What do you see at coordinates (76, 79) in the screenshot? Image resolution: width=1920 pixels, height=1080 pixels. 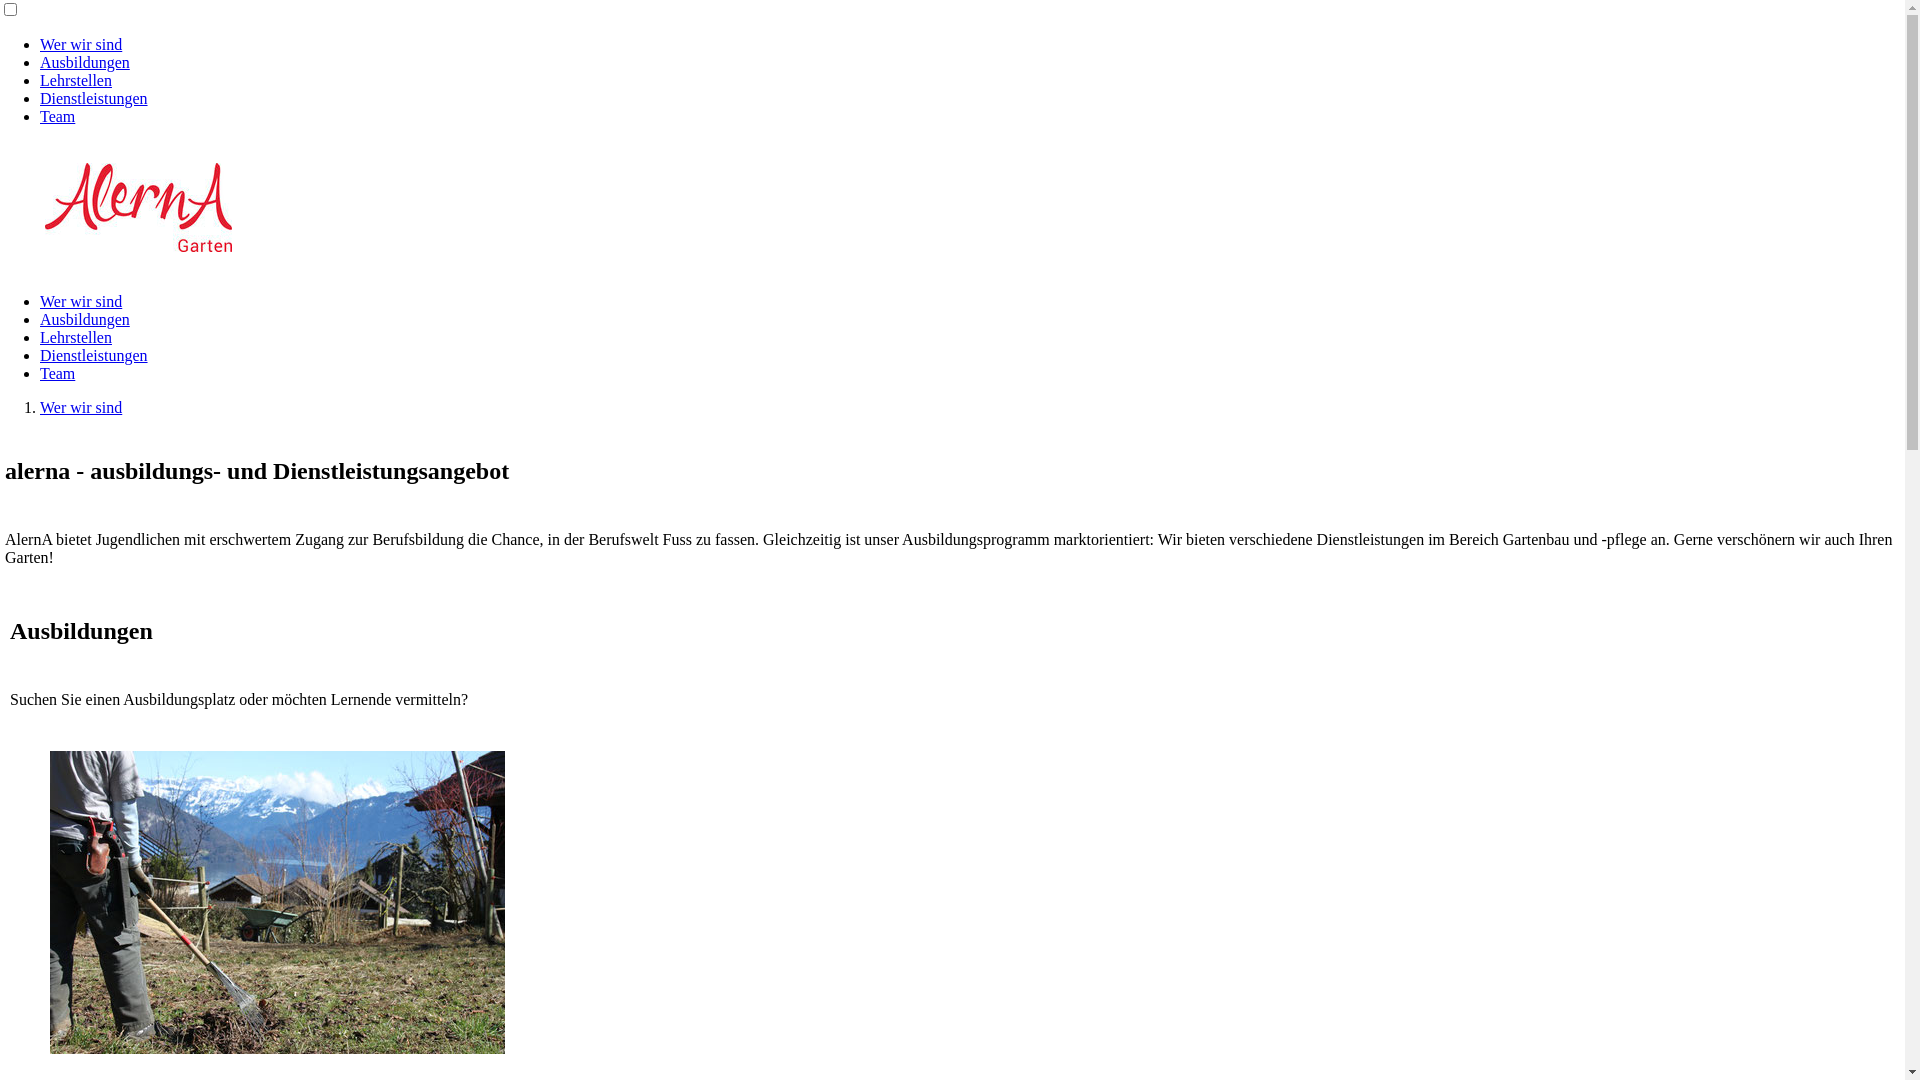 I see `'Lehrstellen'` at bounding box center [76, 79].